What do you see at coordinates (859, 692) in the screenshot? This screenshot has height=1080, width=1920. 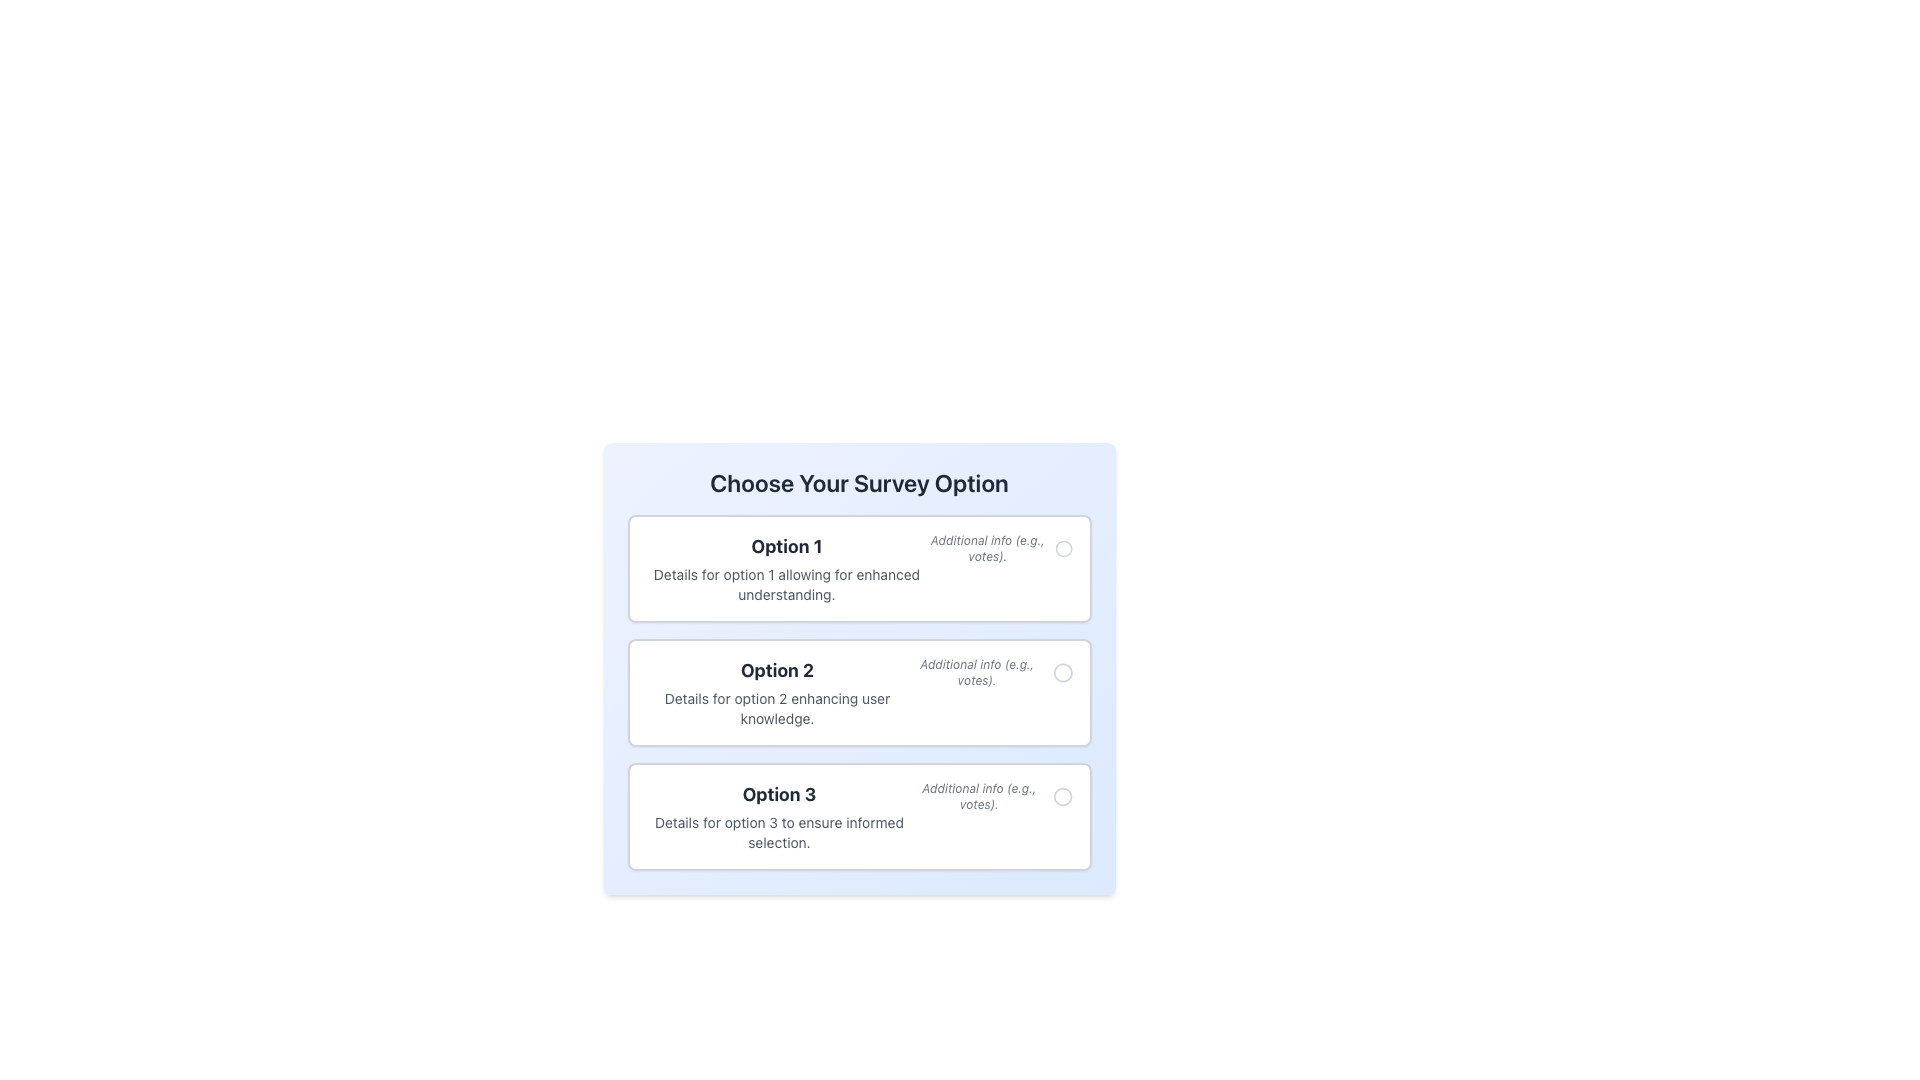 I see `the second selectable option card in the survey options list for interaction` at bounding box center [859, 692].